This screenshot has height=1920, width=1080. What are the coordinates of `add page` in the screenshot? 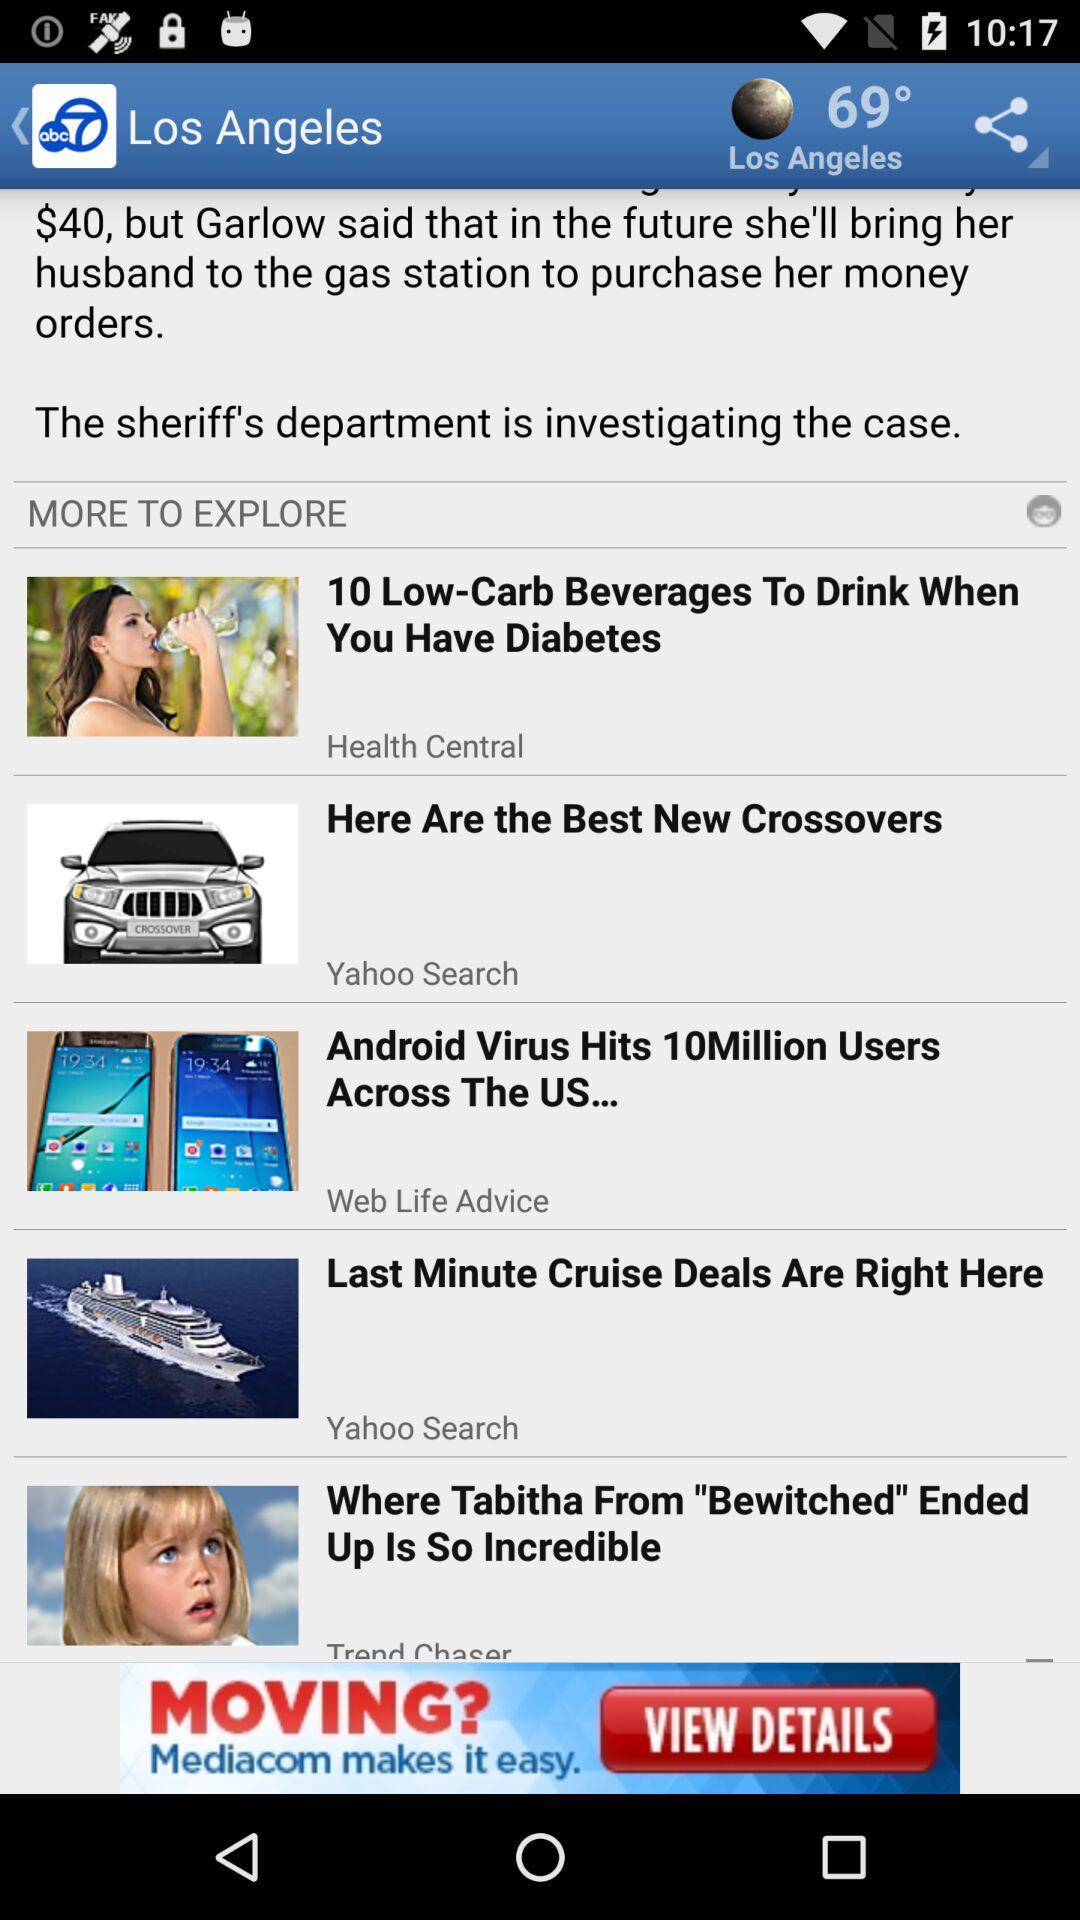 It's located at (540, 1727).